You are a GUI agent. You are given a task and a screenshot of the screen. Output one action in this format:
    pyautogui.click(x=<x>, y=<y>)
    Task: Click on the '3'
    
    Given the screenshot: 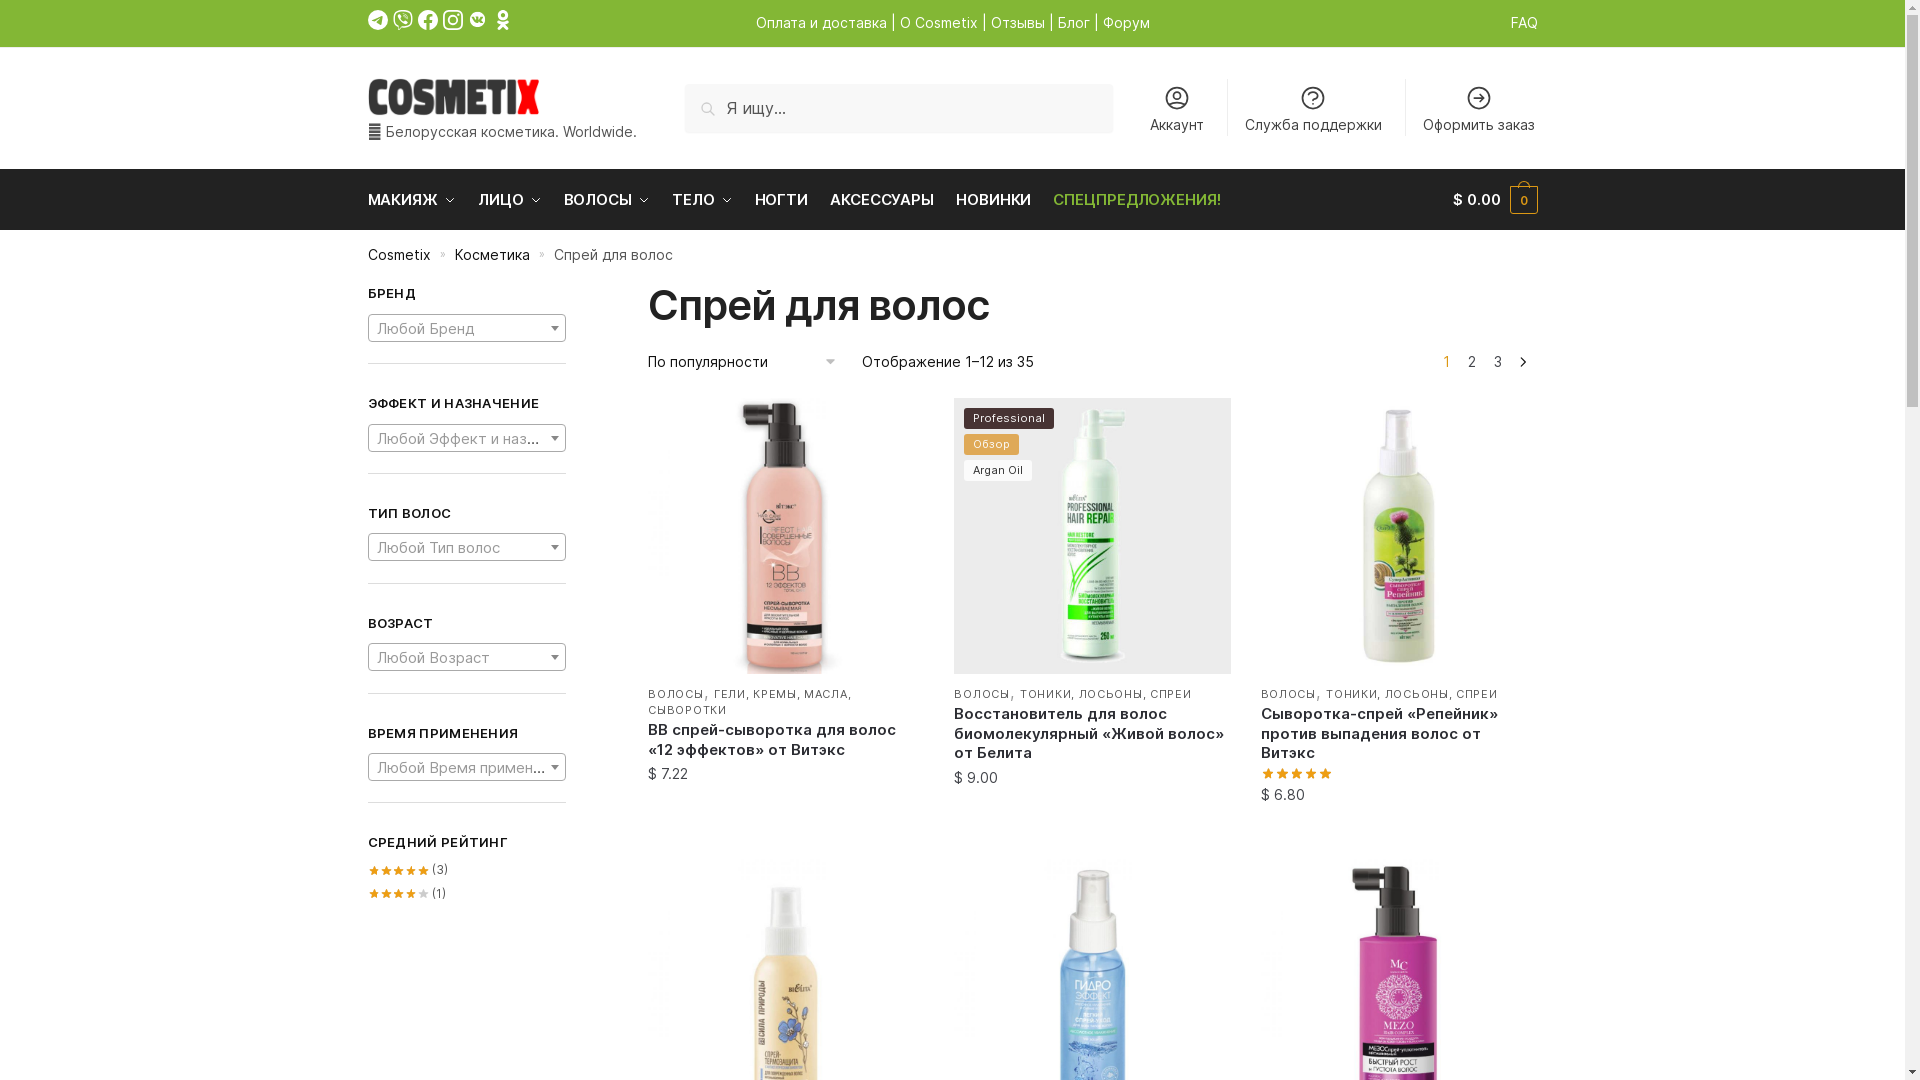 What is the action you would take?
    pyautogui.click(x=1497, y=362)
    